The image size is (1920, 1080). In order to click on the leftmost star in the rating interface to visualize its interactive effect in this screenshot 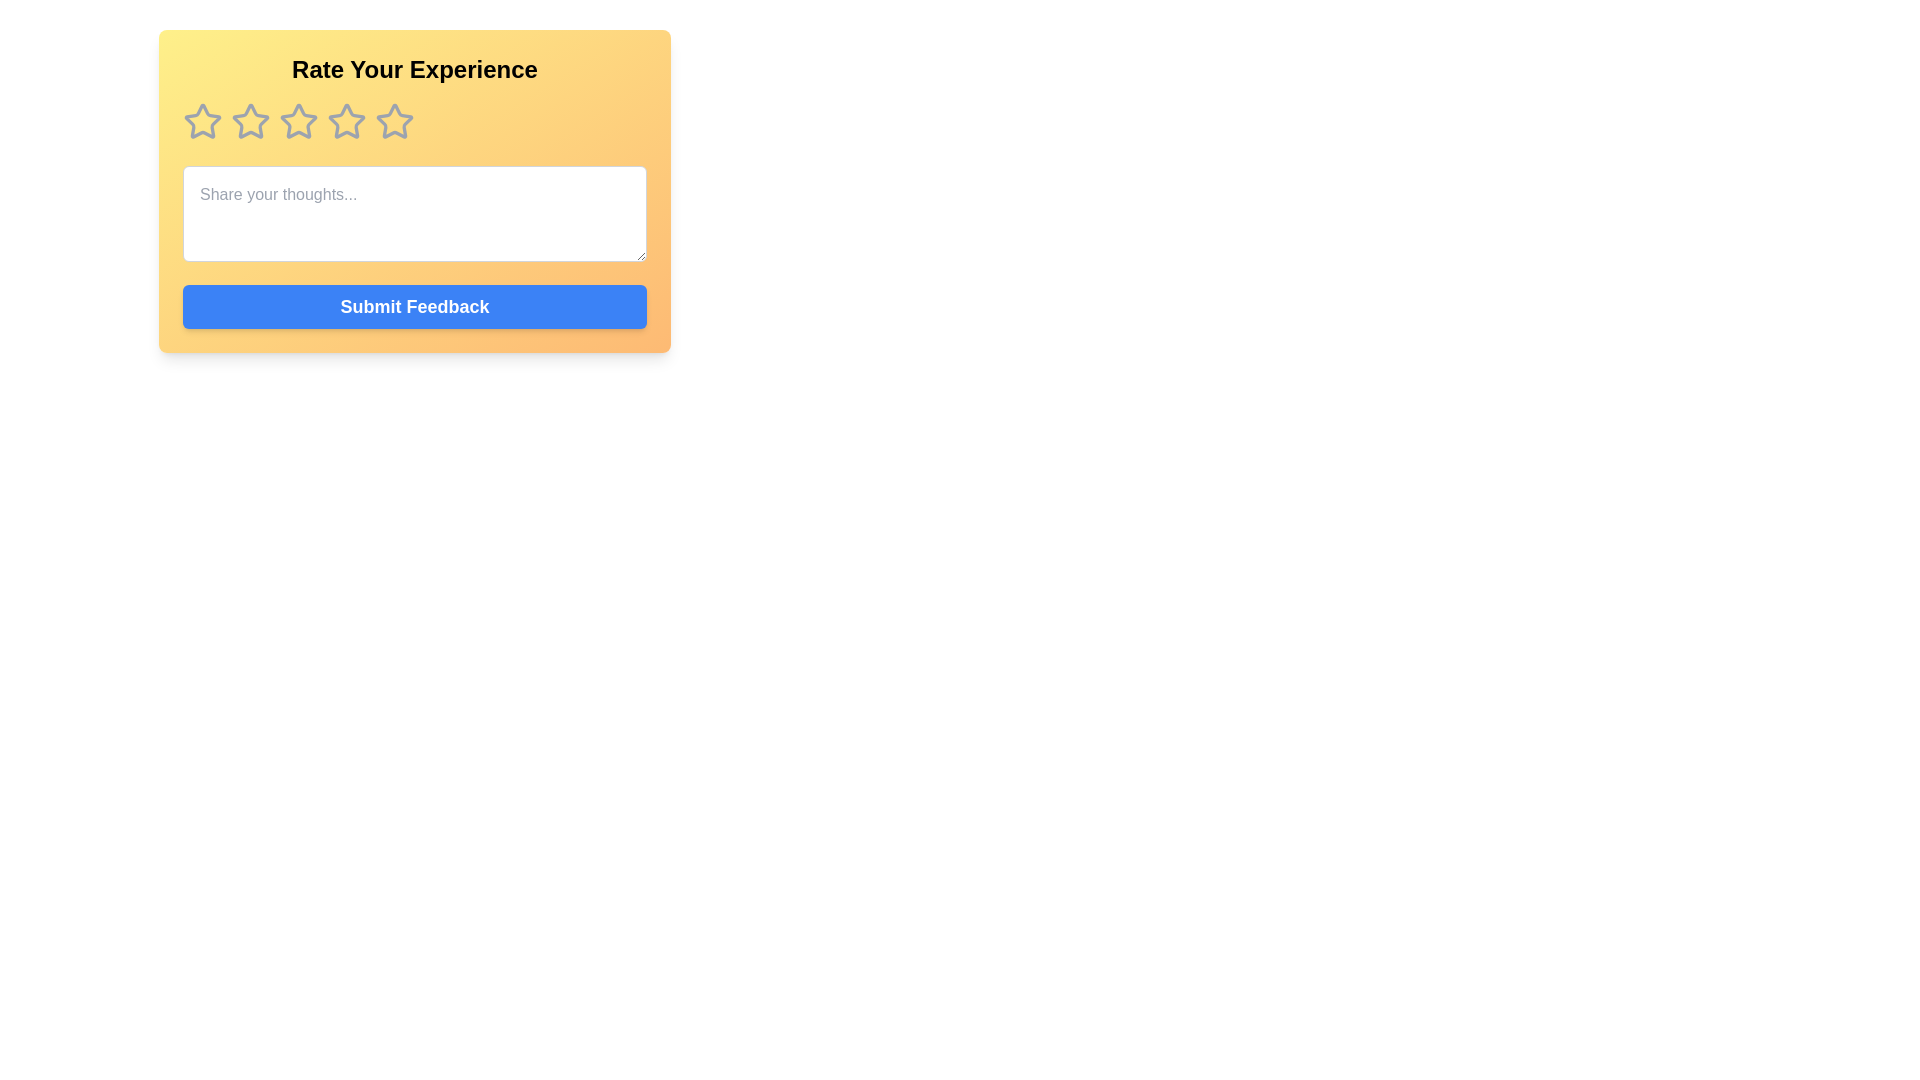, I will do `click(202, 122)`.